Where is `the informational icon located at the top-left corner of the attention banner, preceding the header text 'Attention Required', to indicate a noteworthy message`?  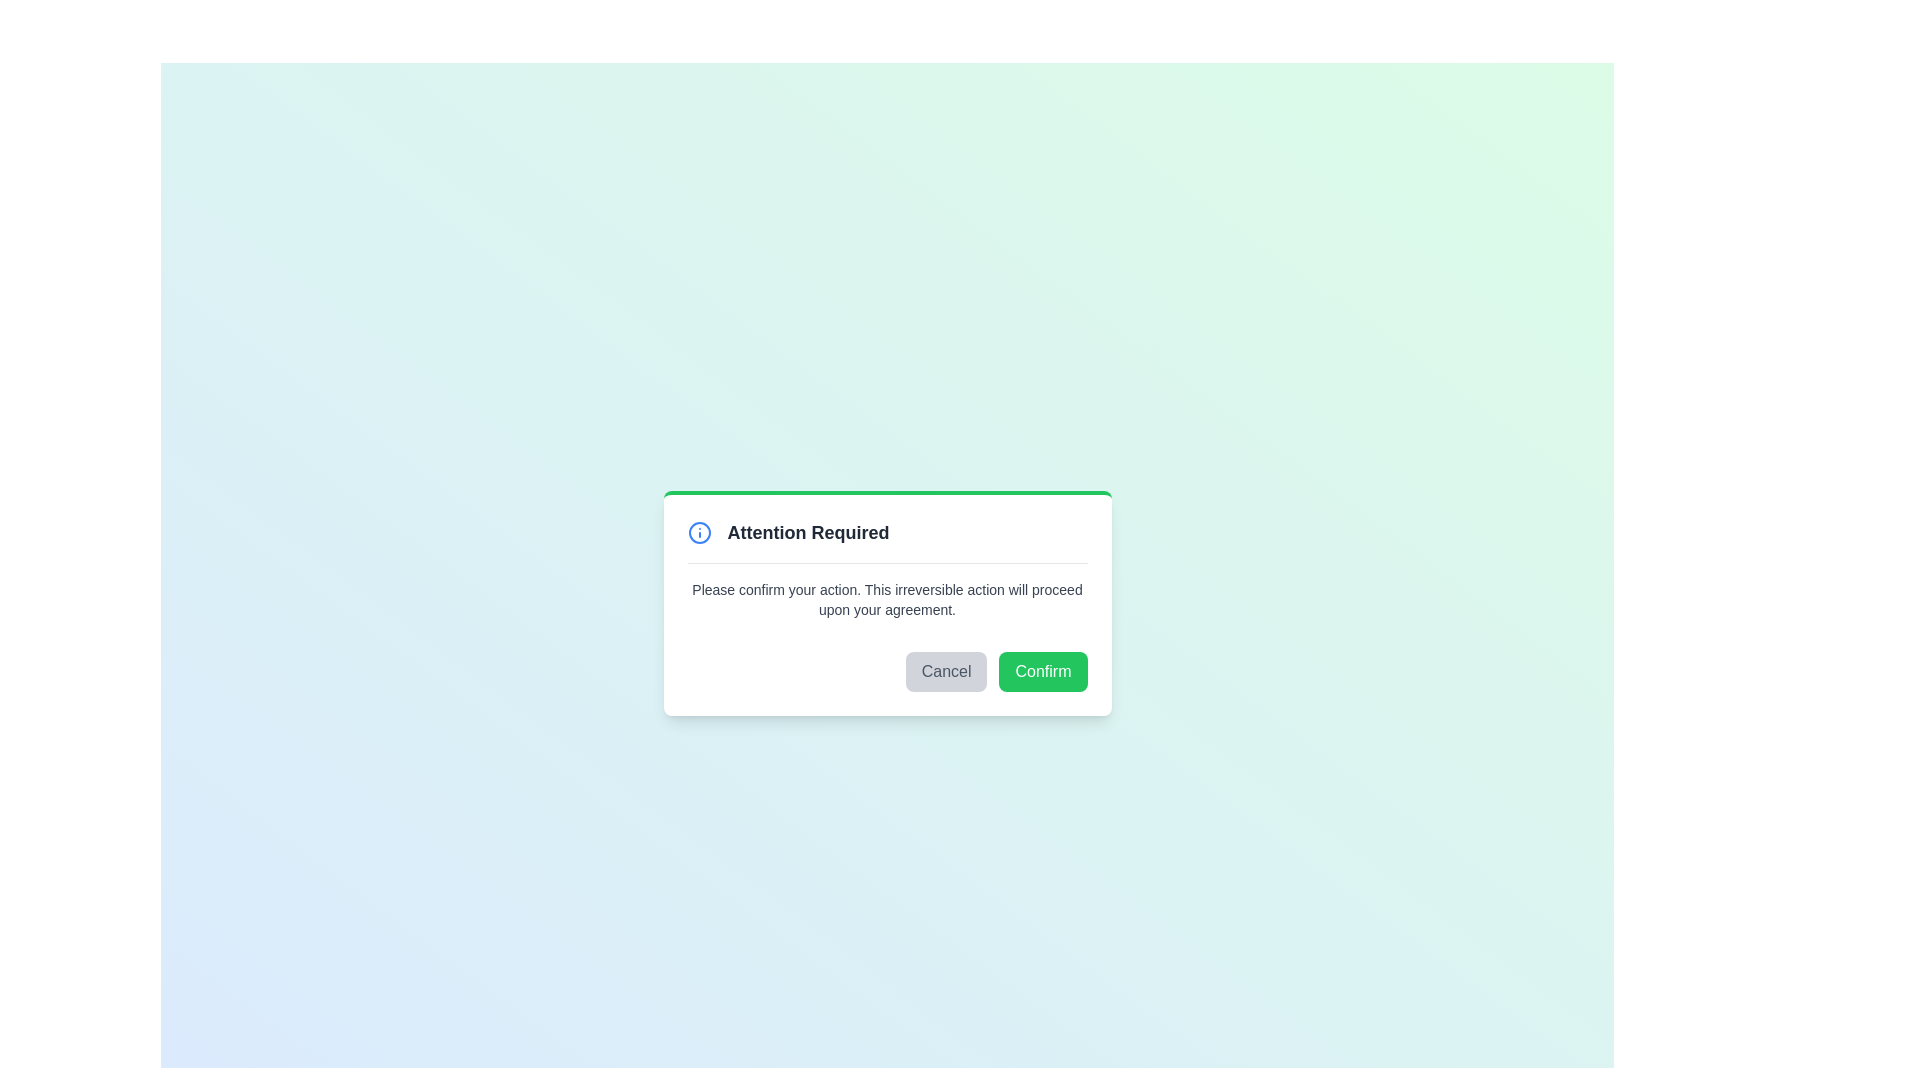
the informational icon located at the top-left corner of the attention banner, preceding the header text 'Attention Required', to indicate a noteworthy message is located at coordinates (699, 531).